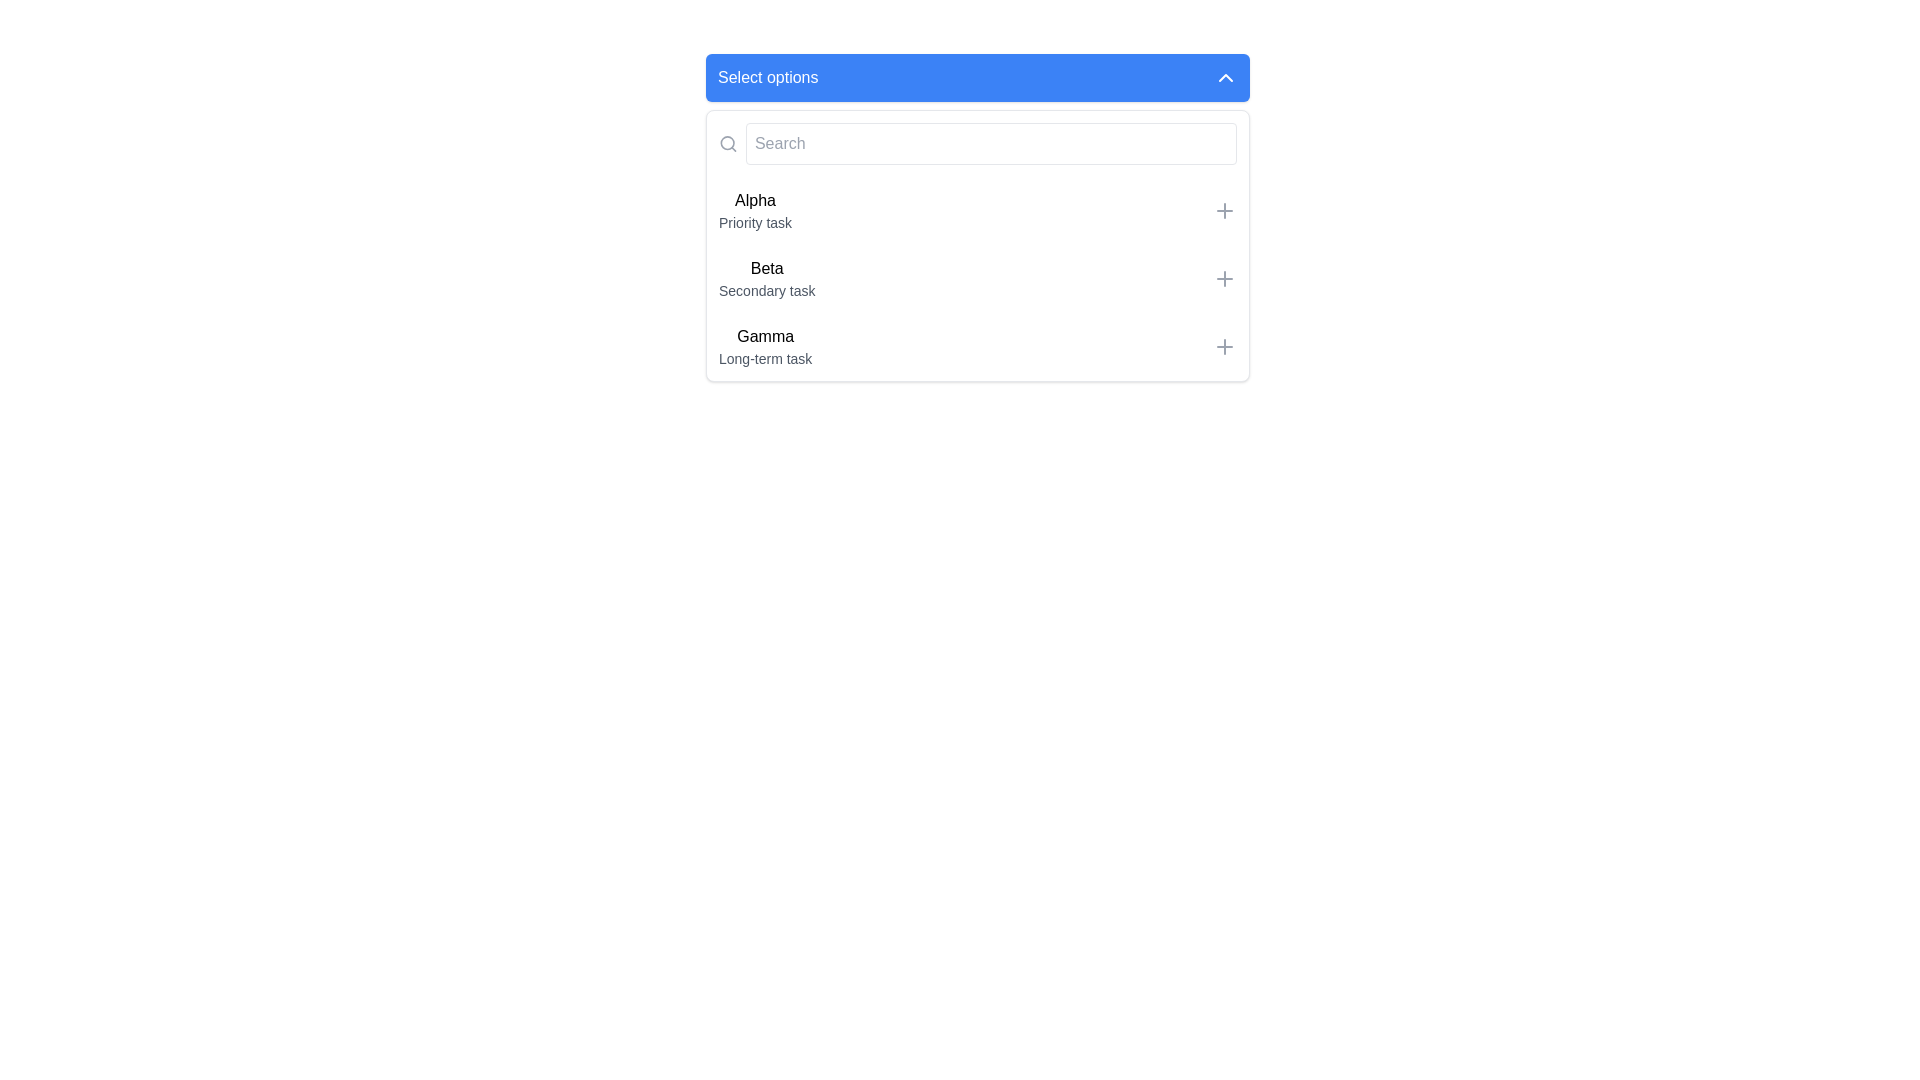  Describe the element at coordinates (766, 278) in the screenshot. I see `the second list item labeled 'Beta'` at that location.